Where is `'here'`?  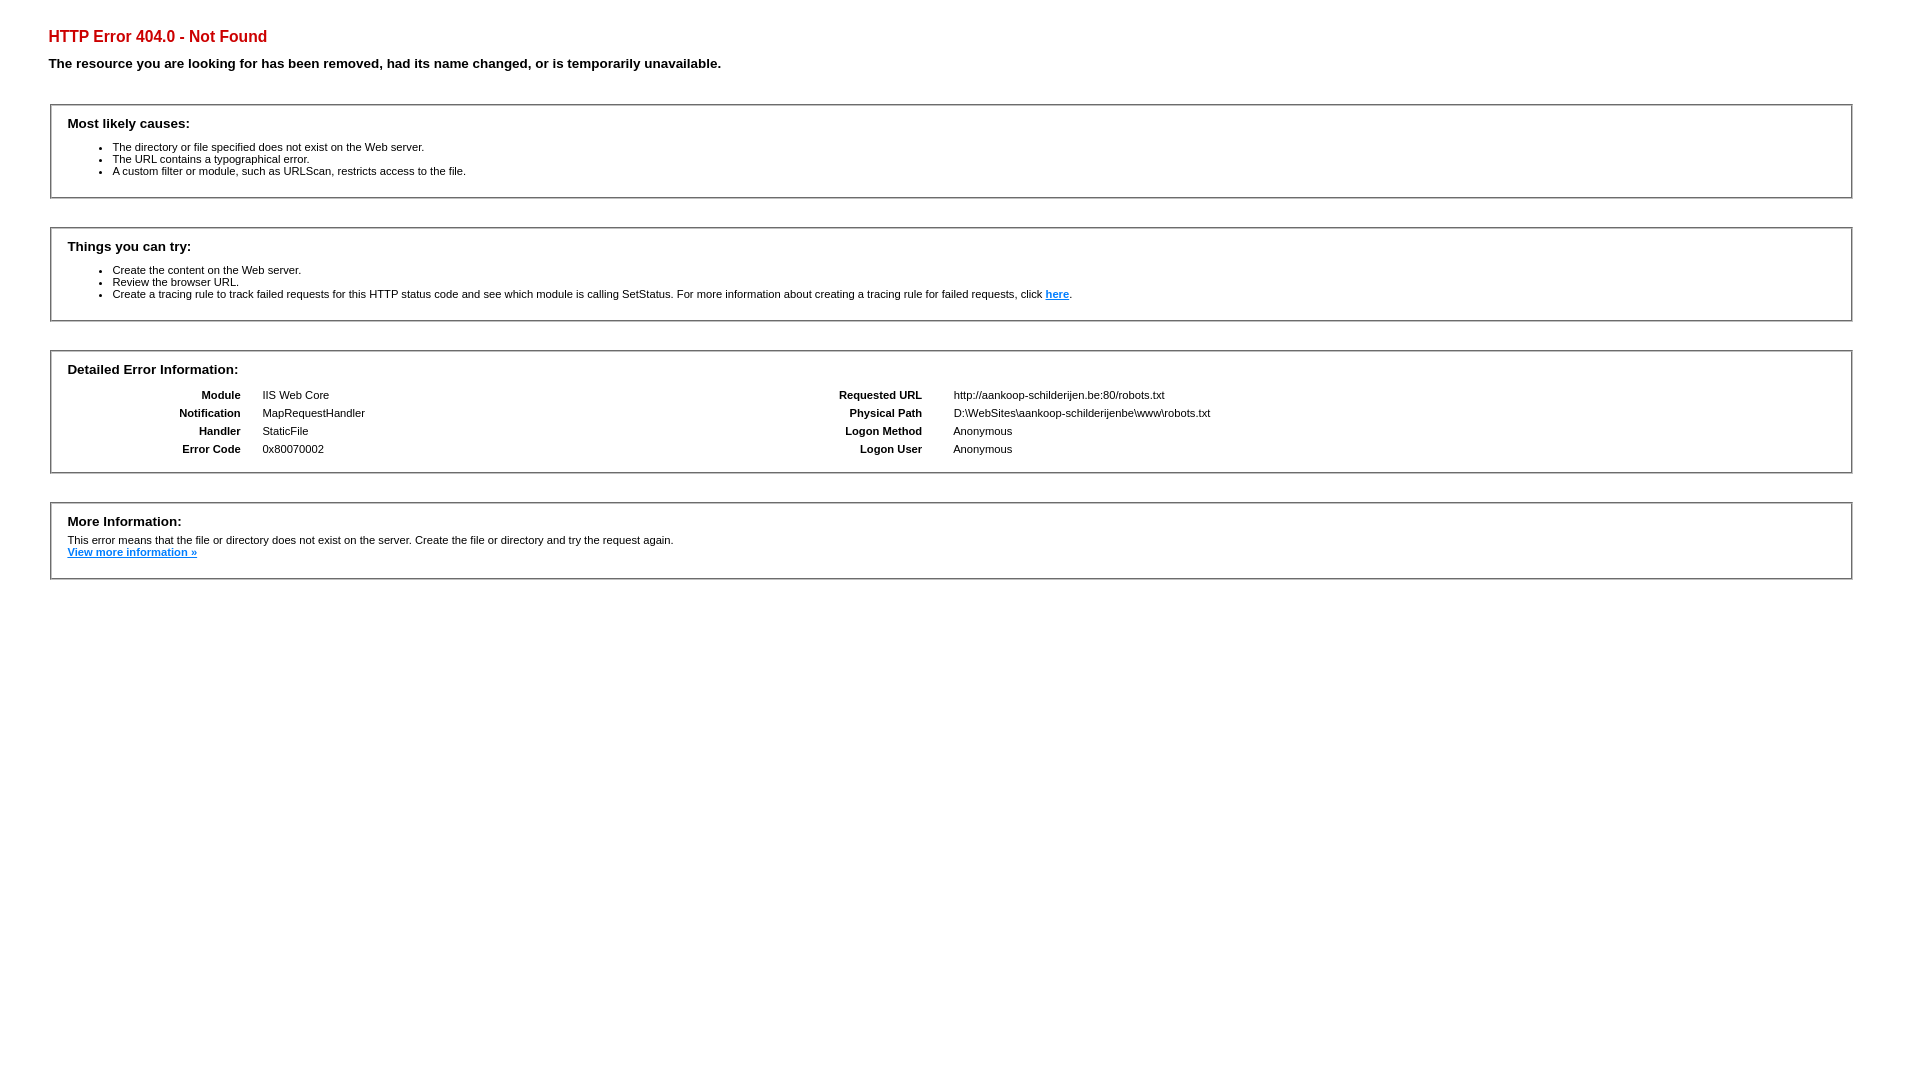
'here' is located at coordinates (1056, 293).